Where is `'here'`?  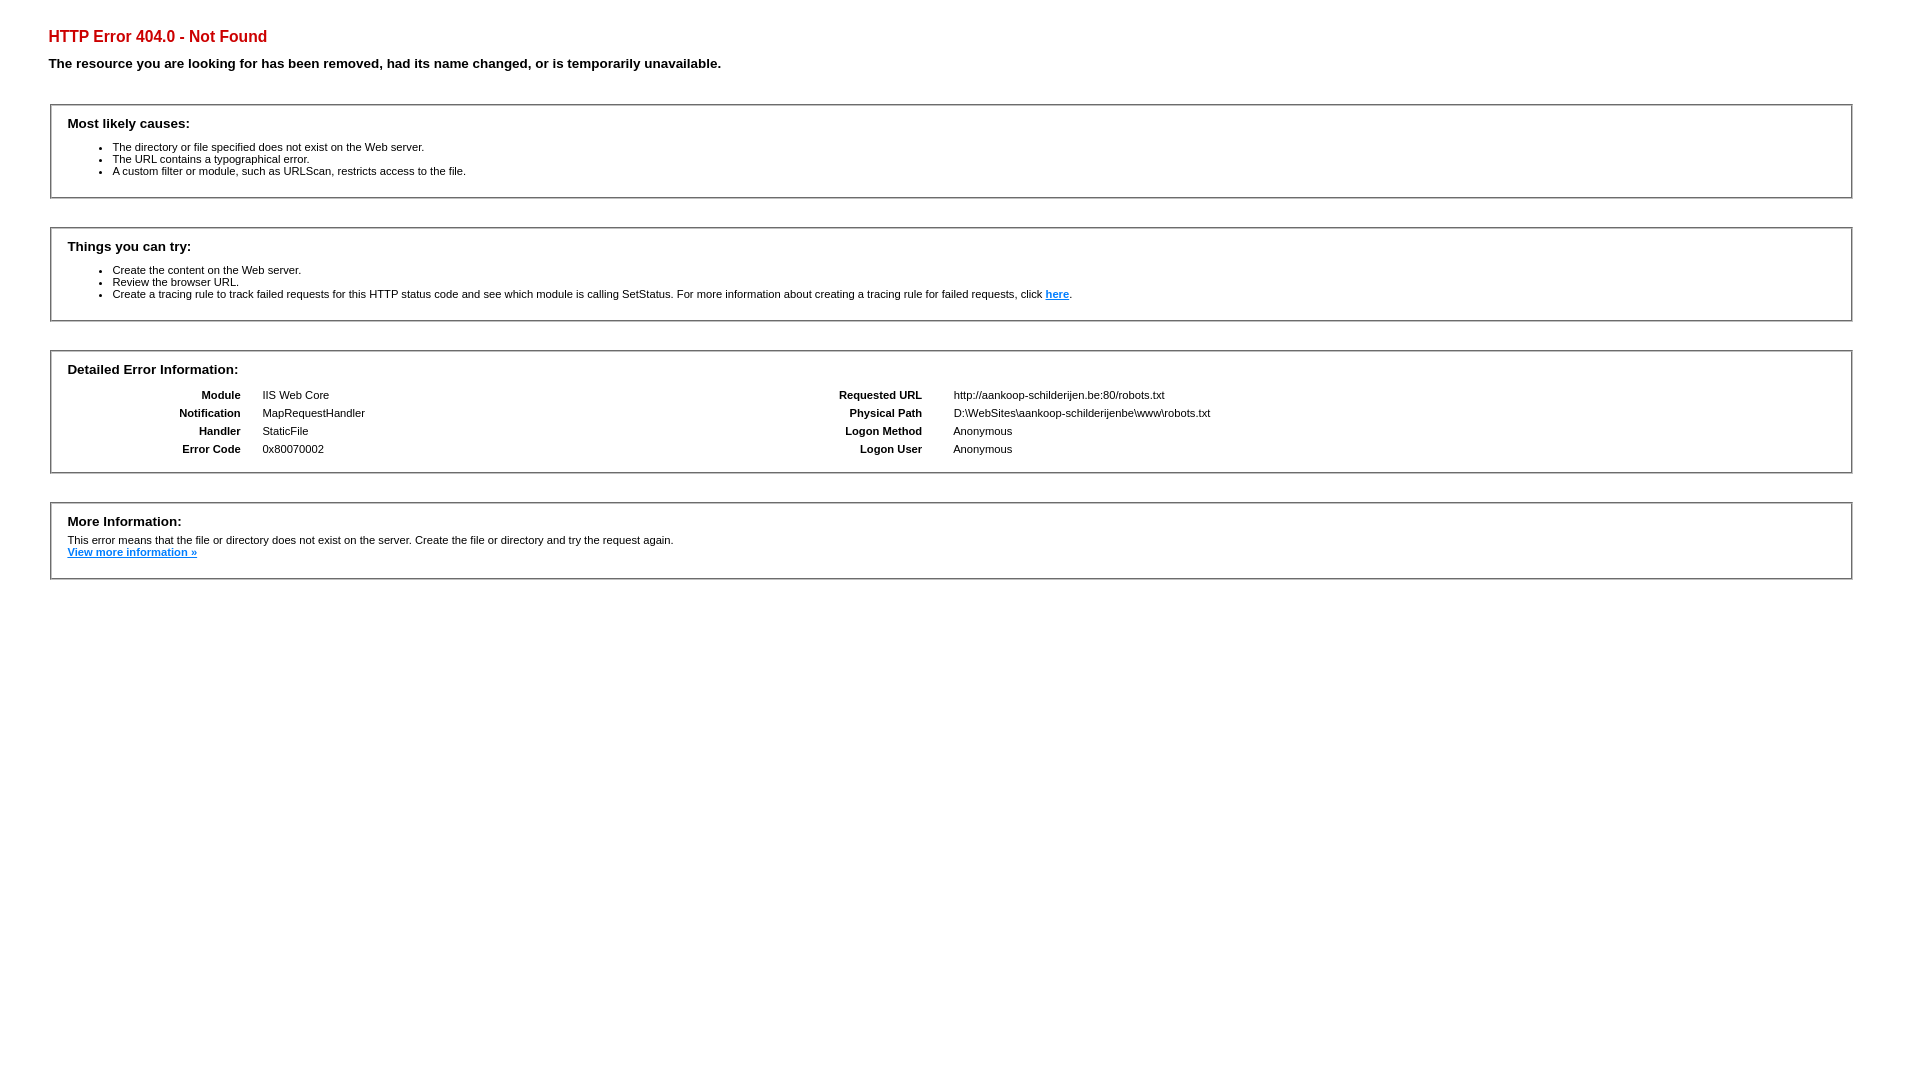
'here' is located at coordinates (1056, 293).